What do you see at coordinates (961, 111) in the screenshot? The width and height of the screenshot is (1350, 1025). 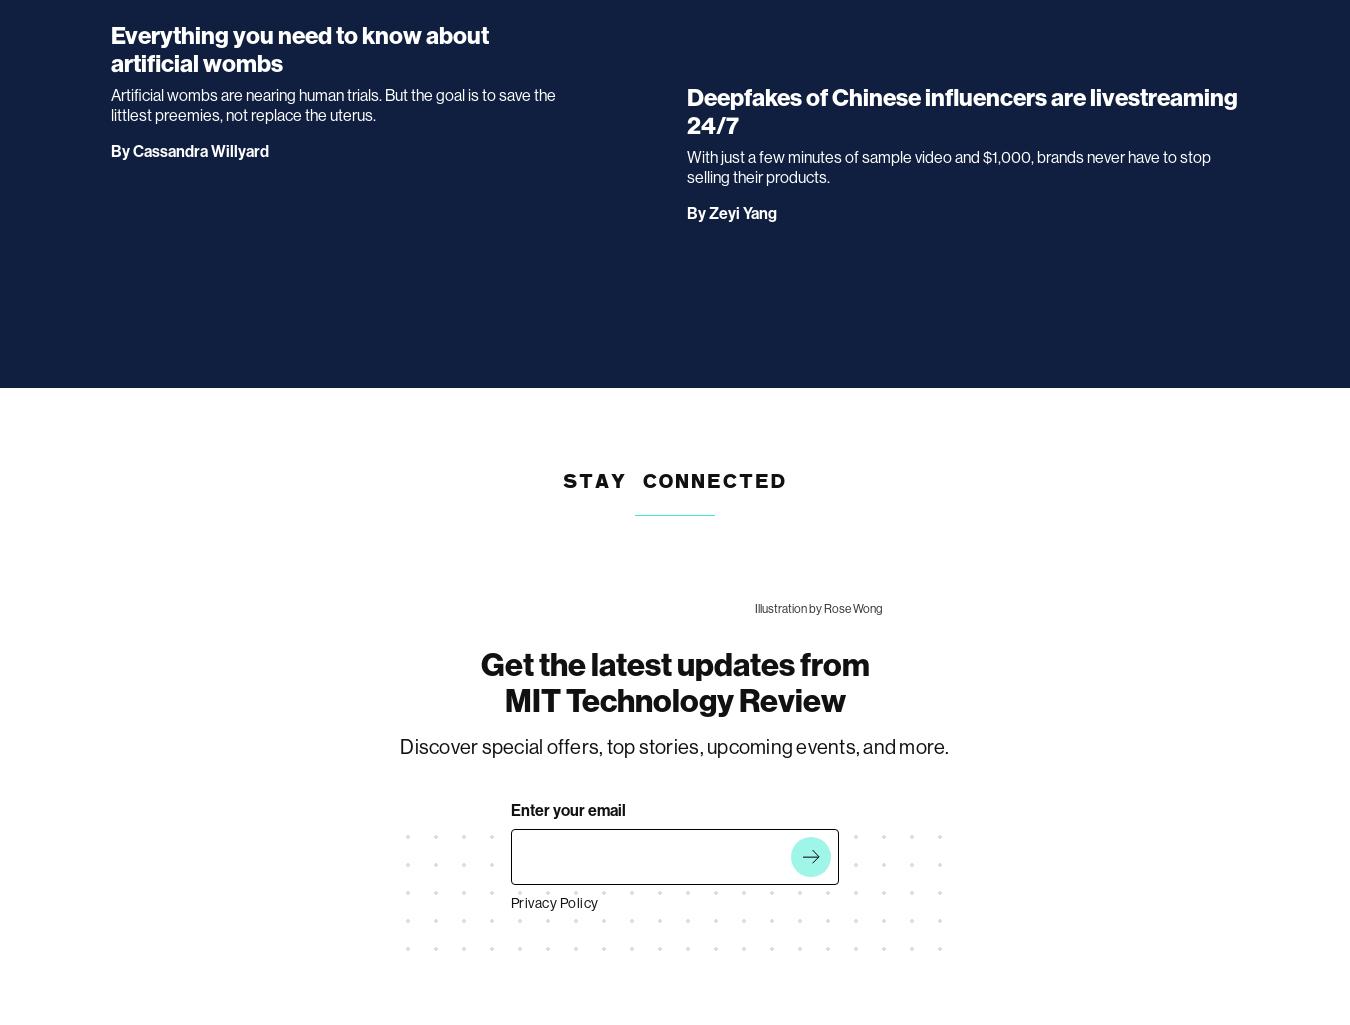 I see `'Deepfakes of Chinese influencers are livestreaming 24/7'` at bounding box center [961, 111].